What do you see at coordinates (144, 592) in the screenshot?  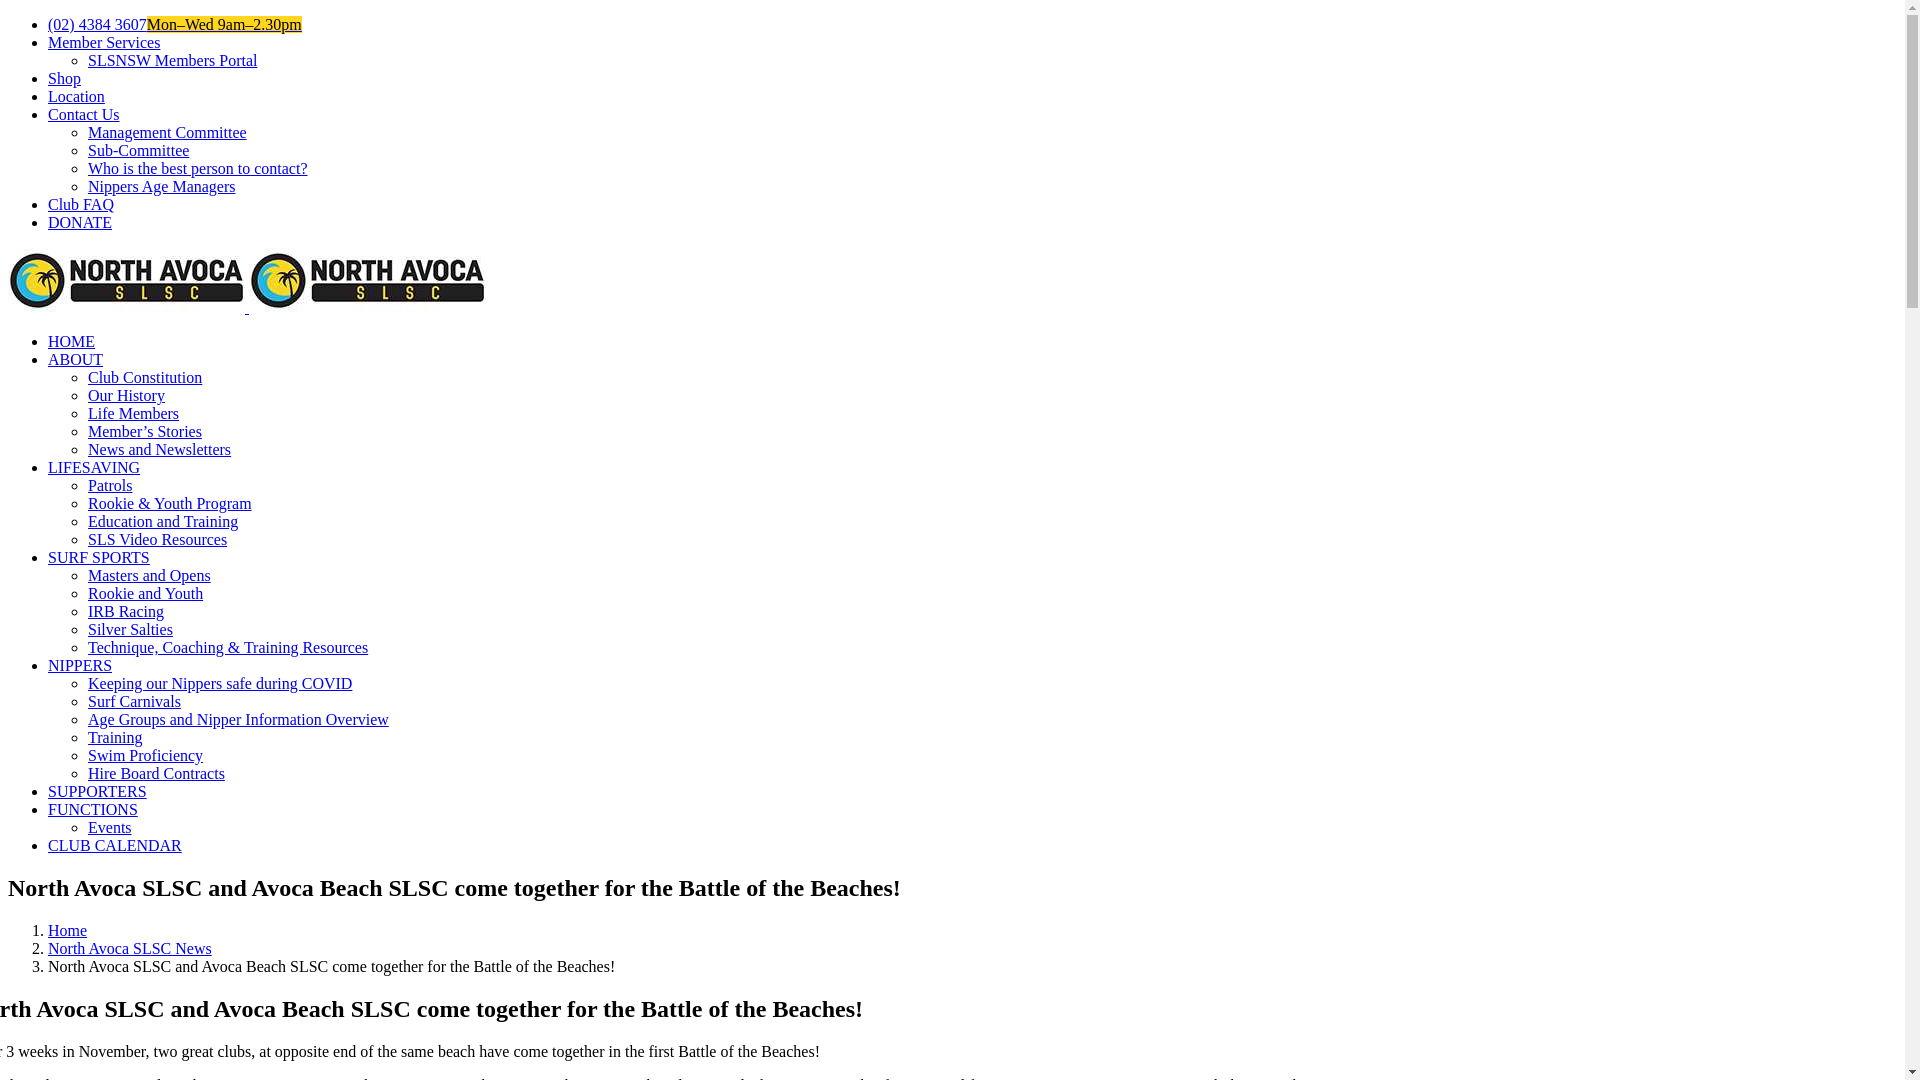 I see `'Rookie and Youth'` at bounding box center [144, 592].